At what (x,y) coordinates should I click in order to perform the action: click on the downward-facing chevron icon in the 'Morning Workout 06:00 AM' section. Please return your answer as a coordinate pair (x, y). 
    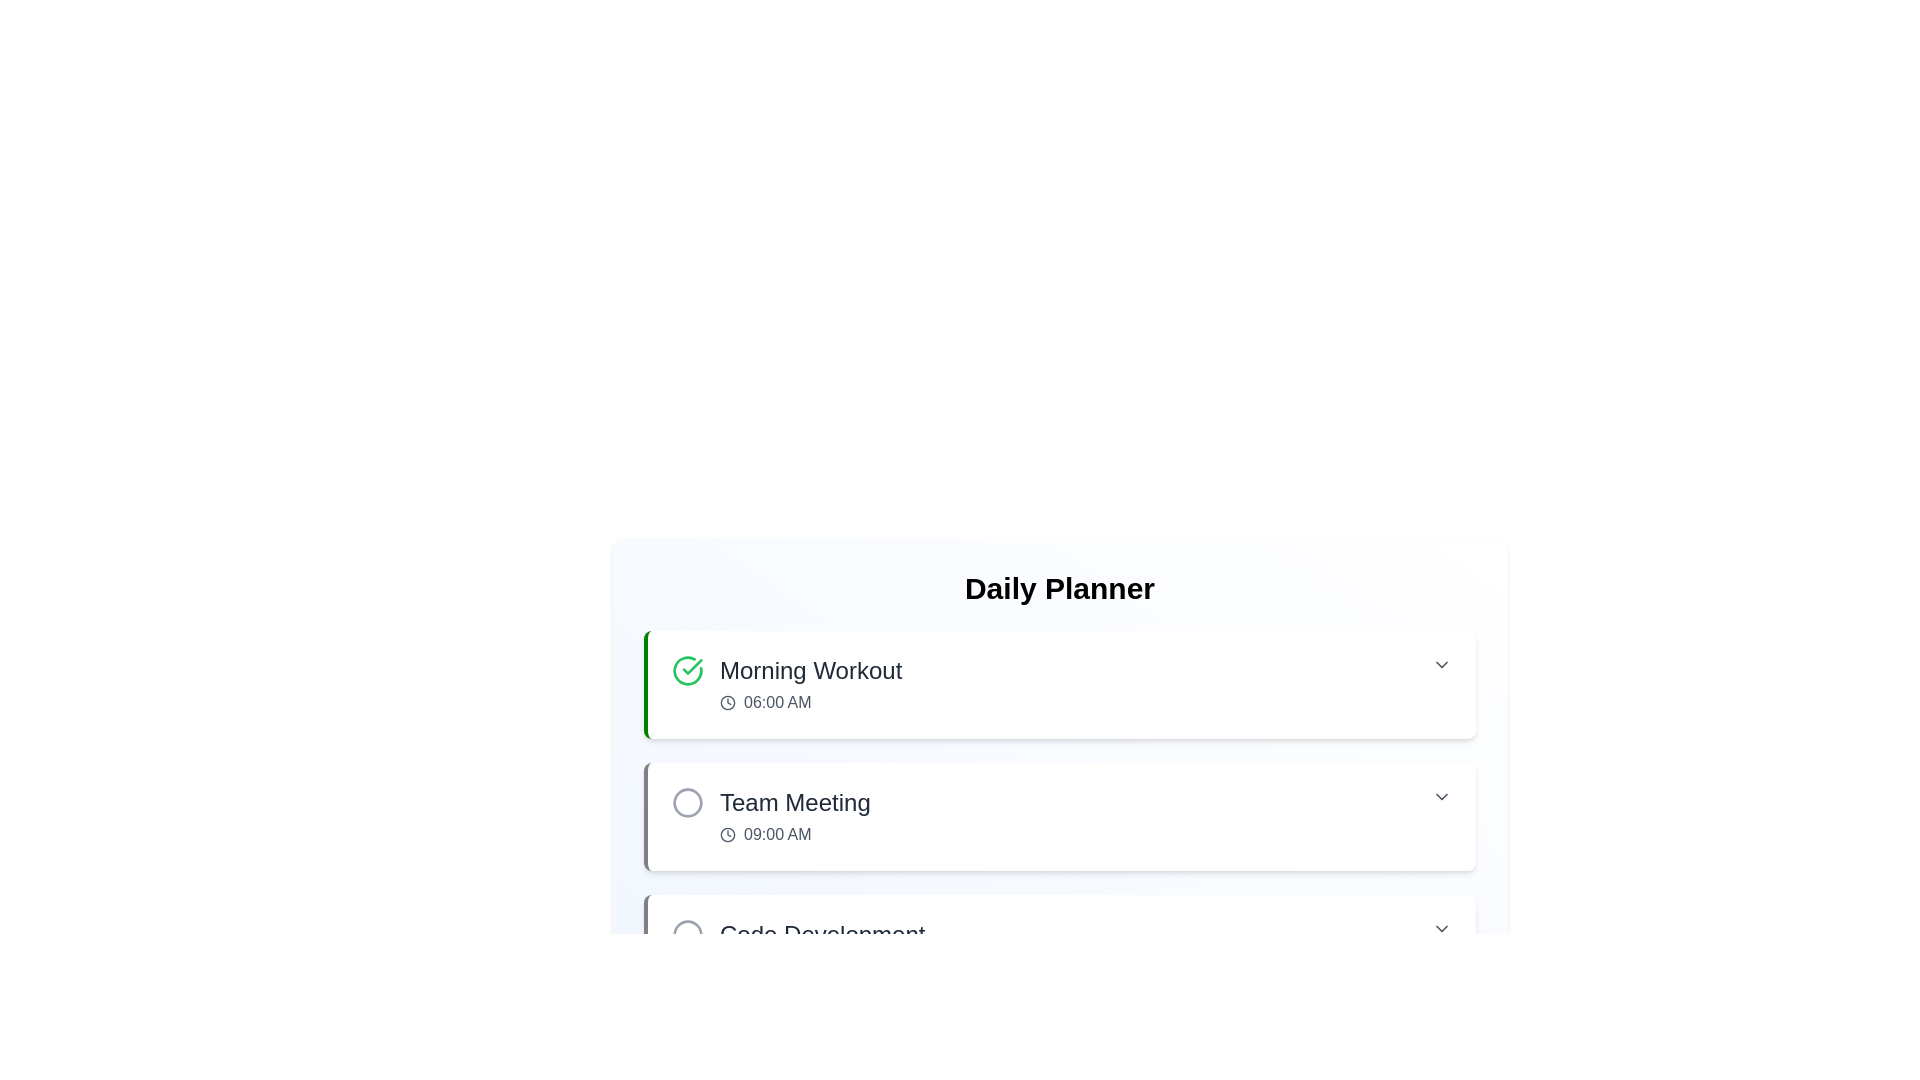
    Looking at the image, I should click on (1441, 664).